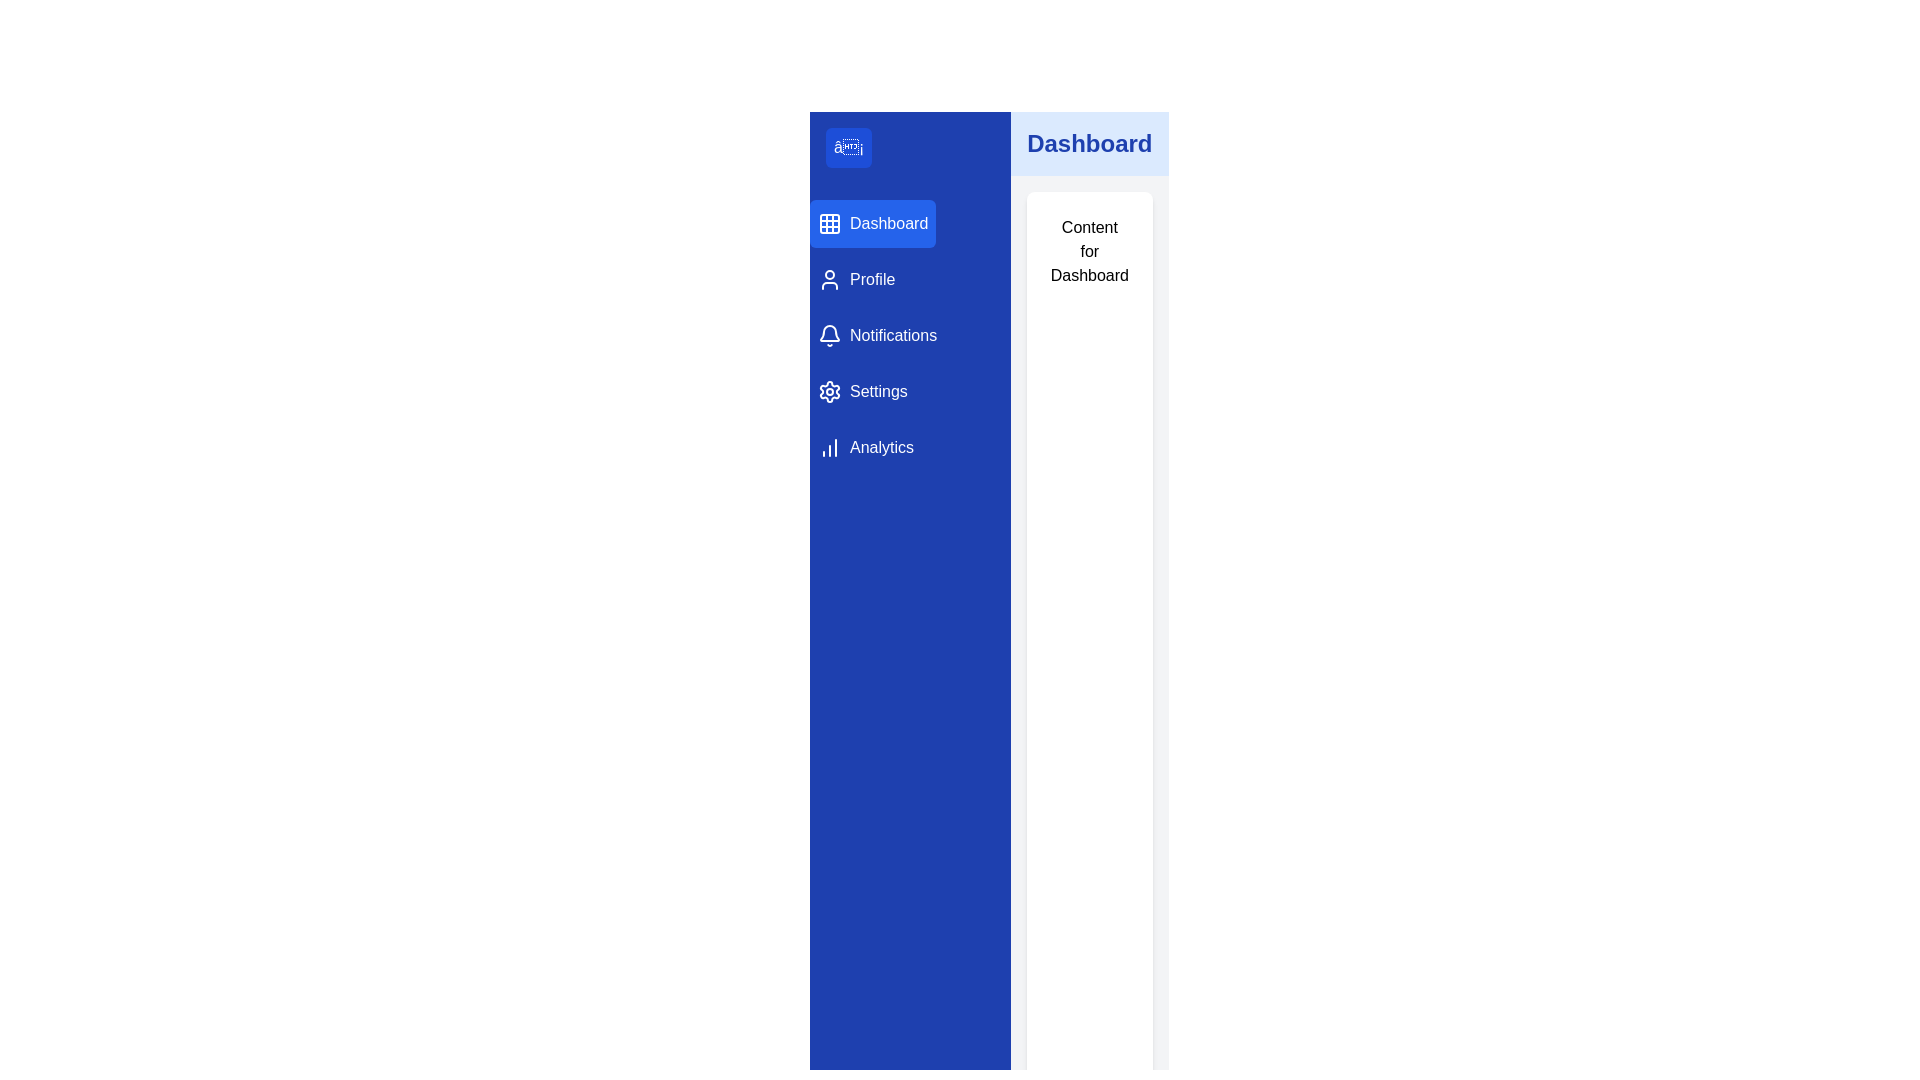 The width and height of the screenshot is (1920, 1080). Describe the element at coordinates (881, 446) in the screenshot. I see `the 'Analytics' textual navigation label in the vertical side navigation menu` at that location.